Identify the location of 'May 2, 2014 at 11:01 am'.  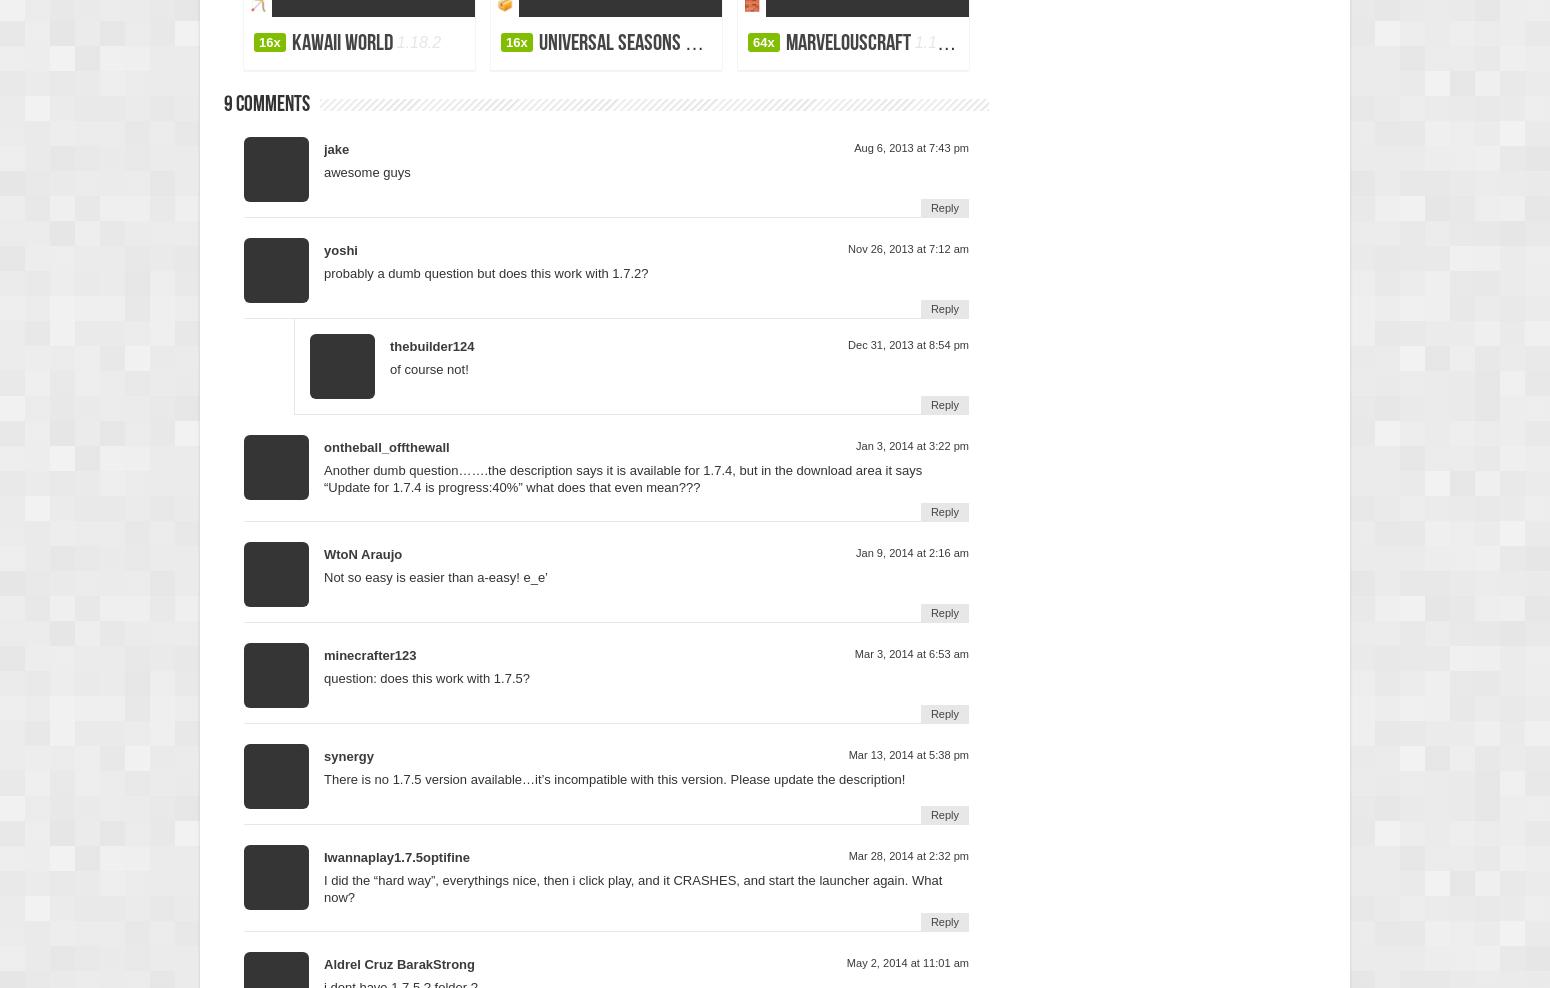
(907, 962).